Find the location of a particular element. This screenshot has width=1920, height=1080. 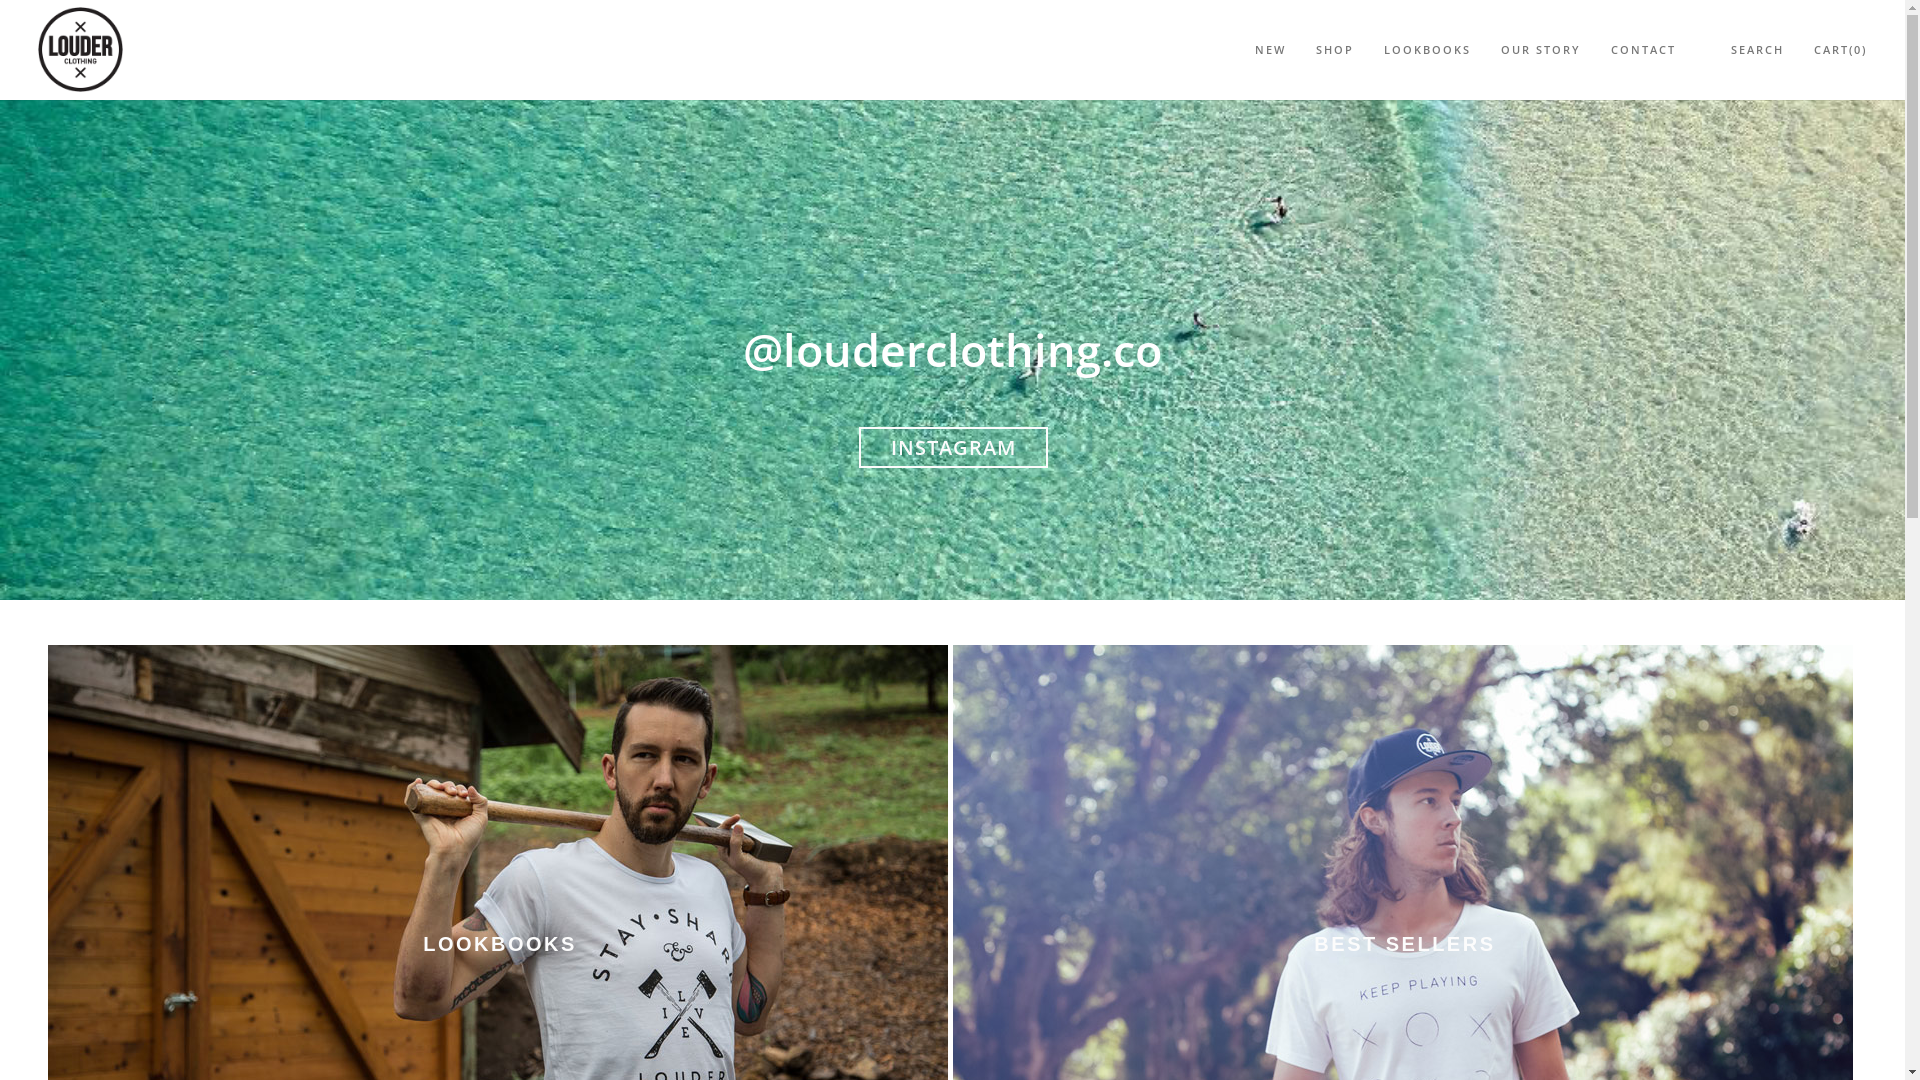

'NEW' is located at coordinates (1269, 49).